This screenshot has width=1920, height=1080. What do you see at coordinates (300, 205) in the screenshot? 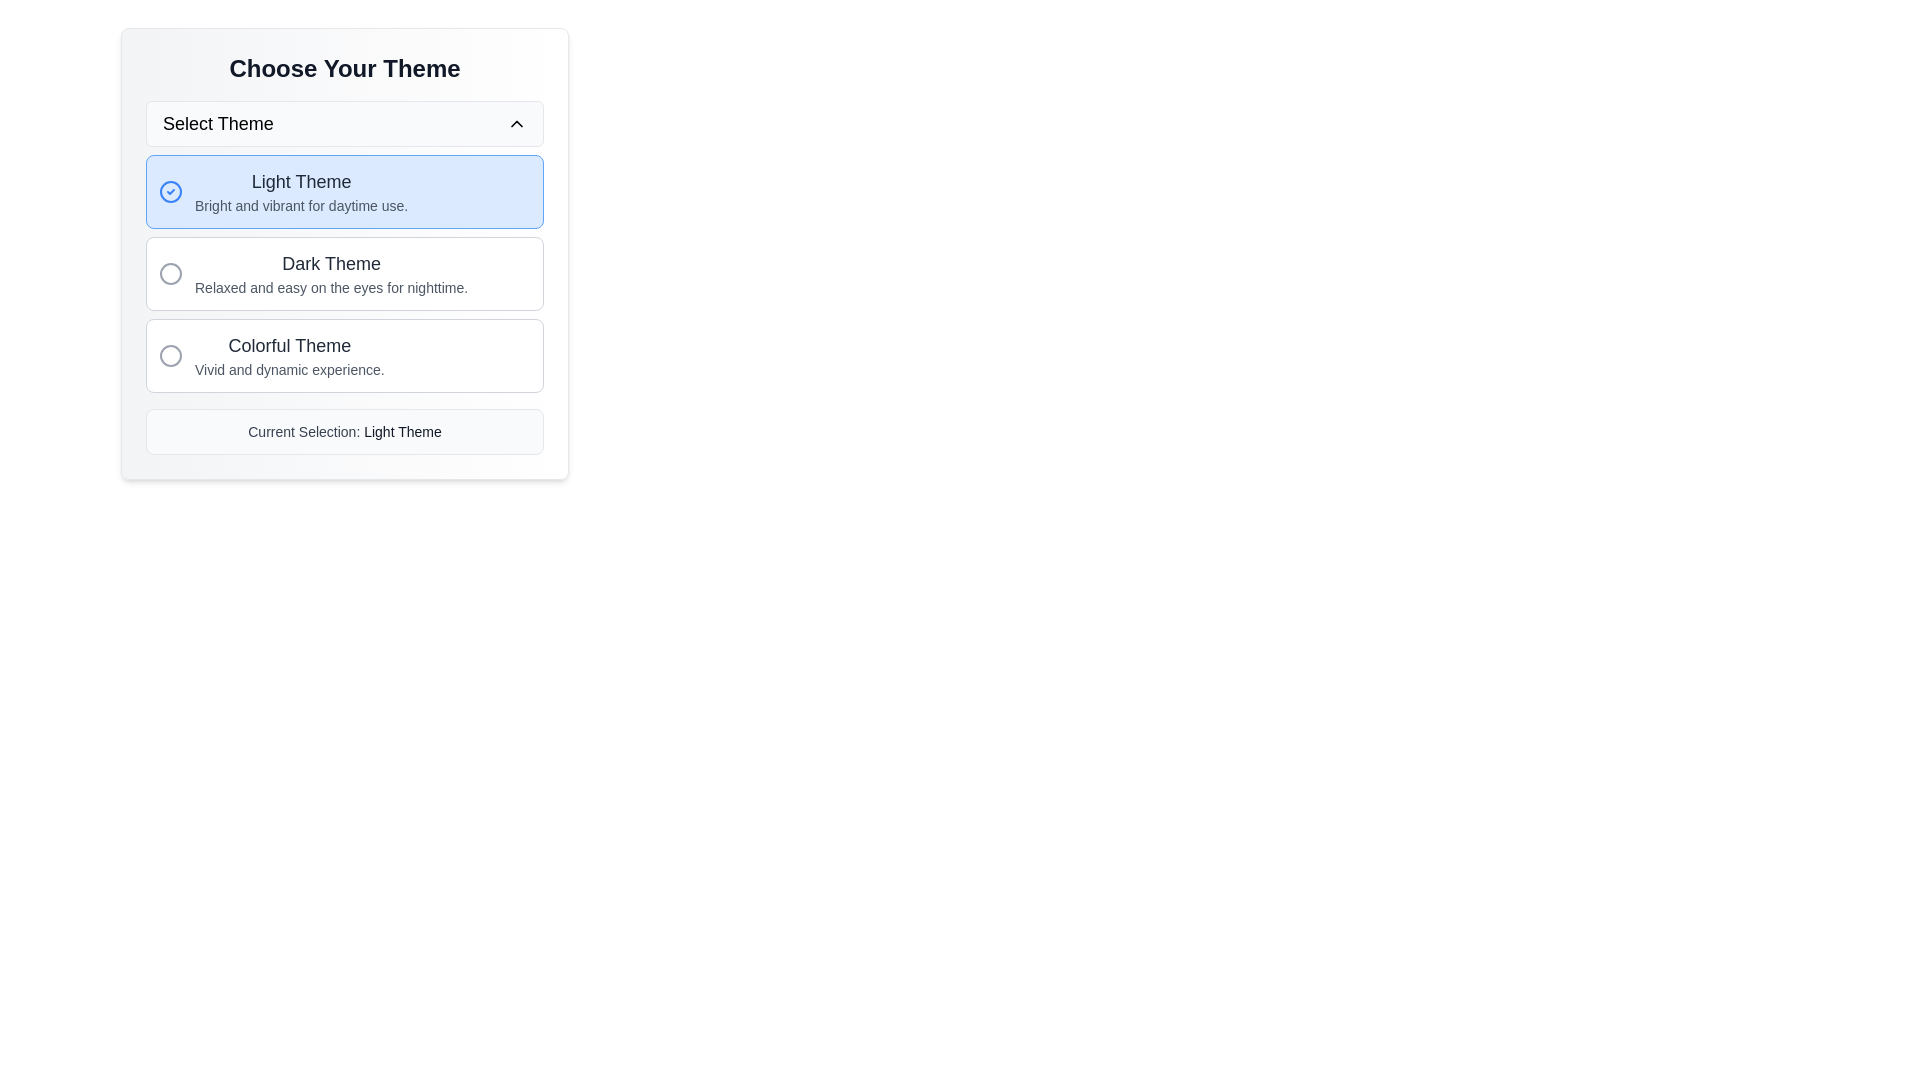
I see `the text element reading 'Bright and vibrant for daytime use.' which is styled in a smaller gray font and located below the larger text 'Light Theme' within a light blue selection box` at bounding box center [300, 205].